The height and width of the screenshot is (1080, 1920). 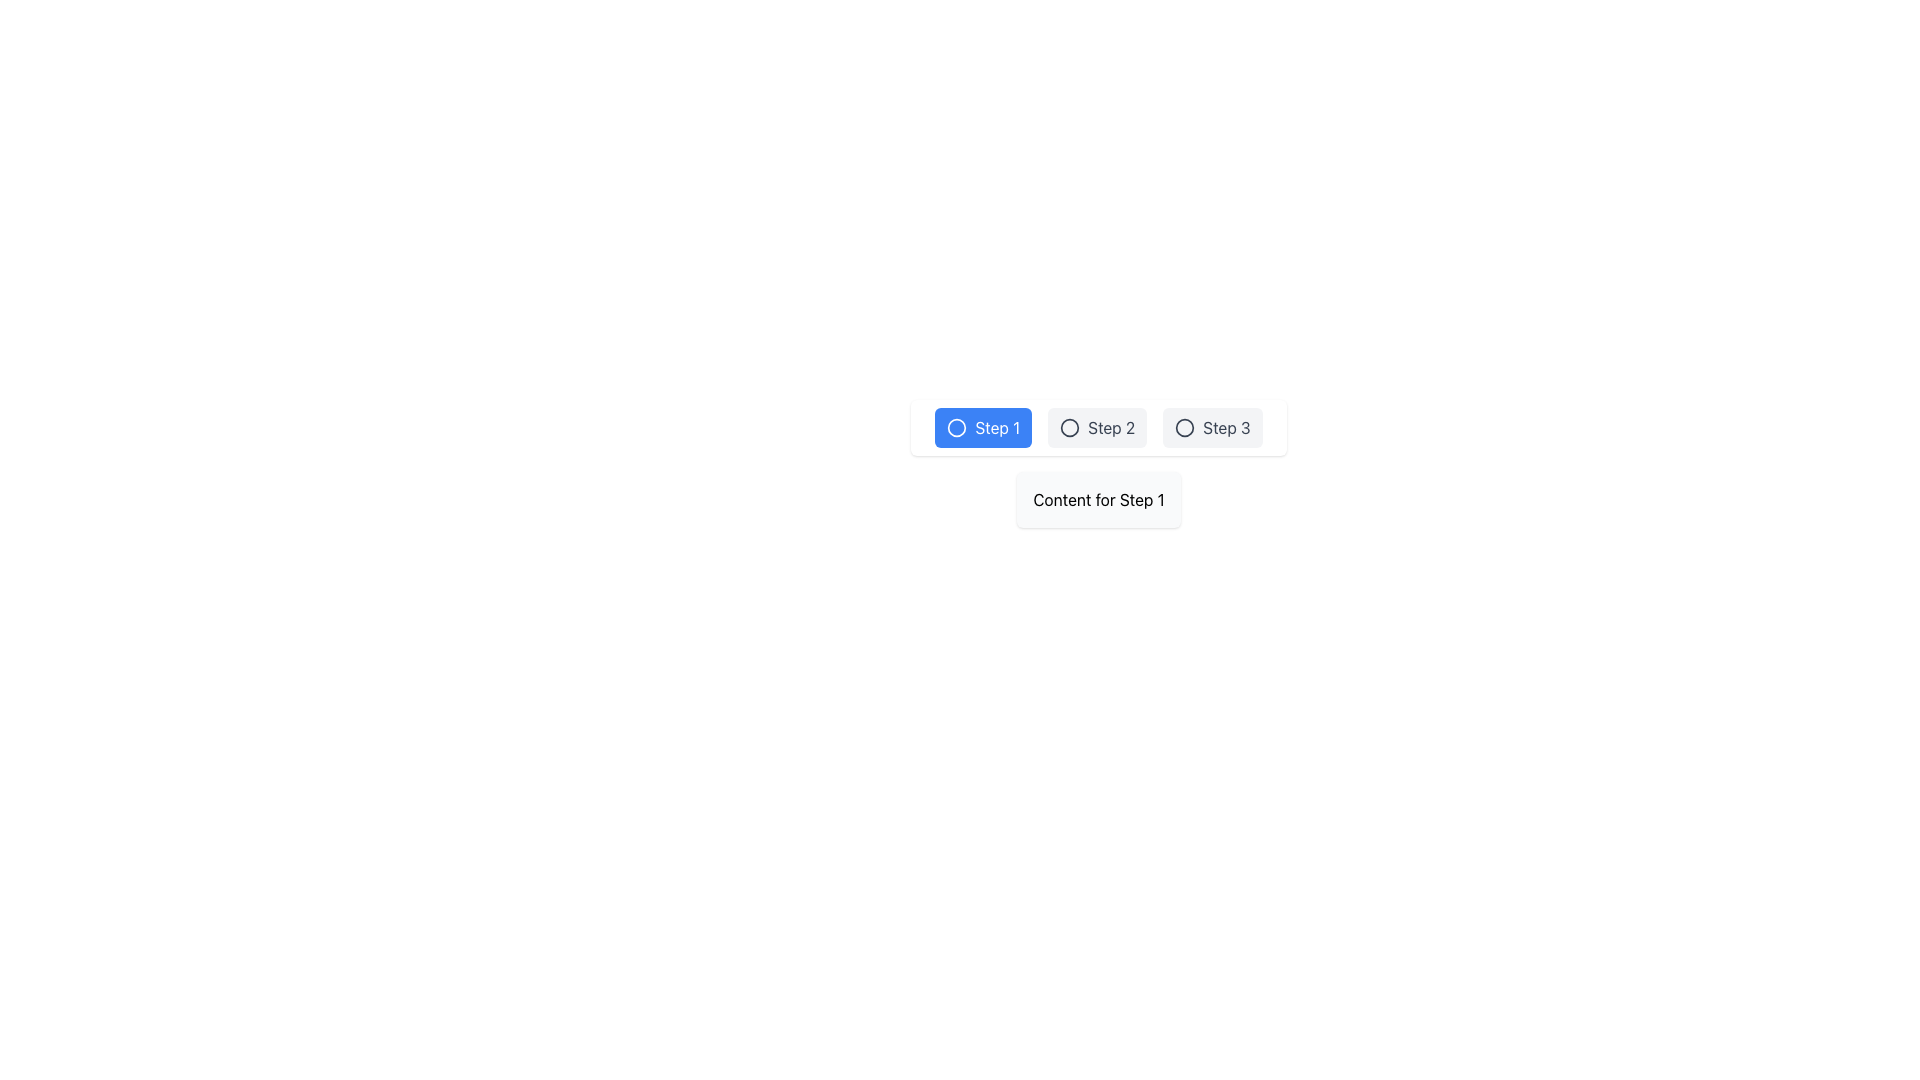 What do you see at coordinates (1212, 427) in the screenshot?
I see `the 'Step 3' button, which is a rectangular UI element with soft rounded corners and a light gray background, located in the middle right of the interface` at bounding box center [1212, 427].